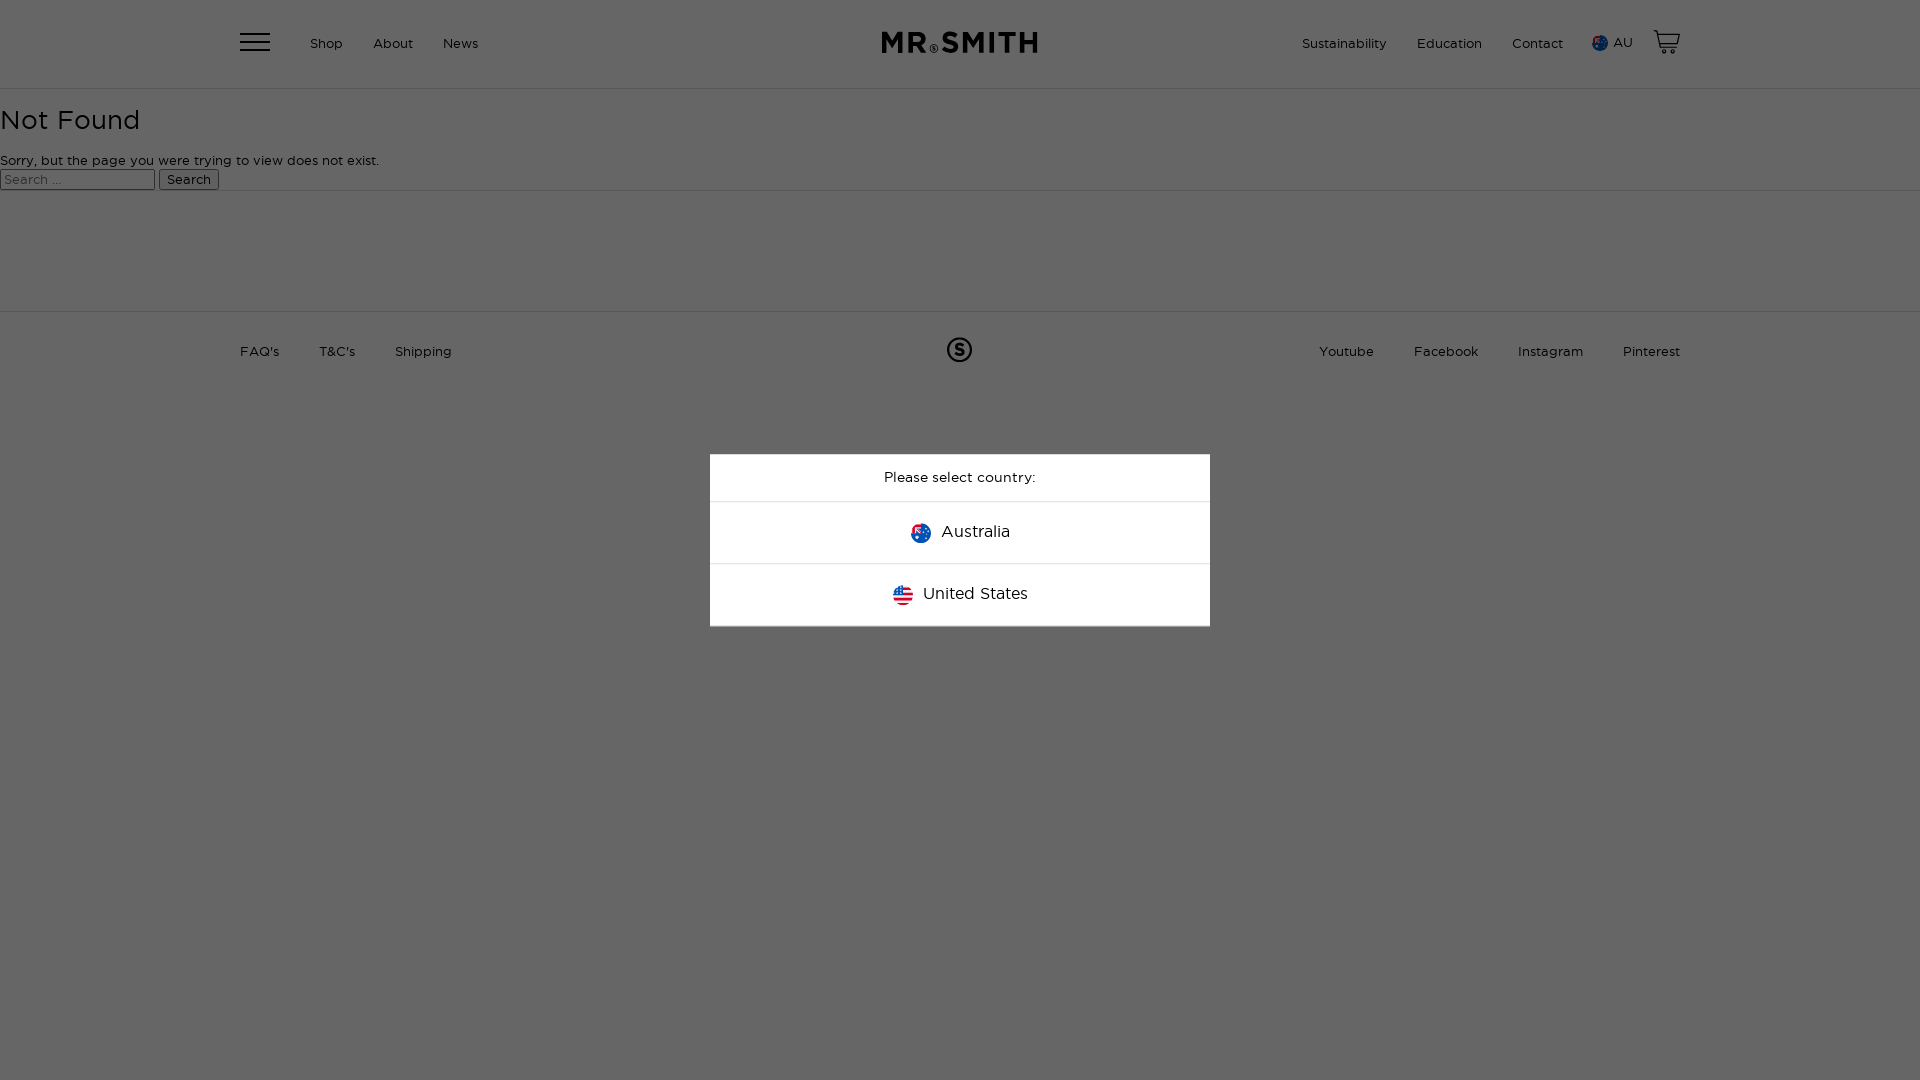  What do you see at coordinates (326, 43) in the screenshot?
I see `'Shop'` at bounding box center [326, 43].